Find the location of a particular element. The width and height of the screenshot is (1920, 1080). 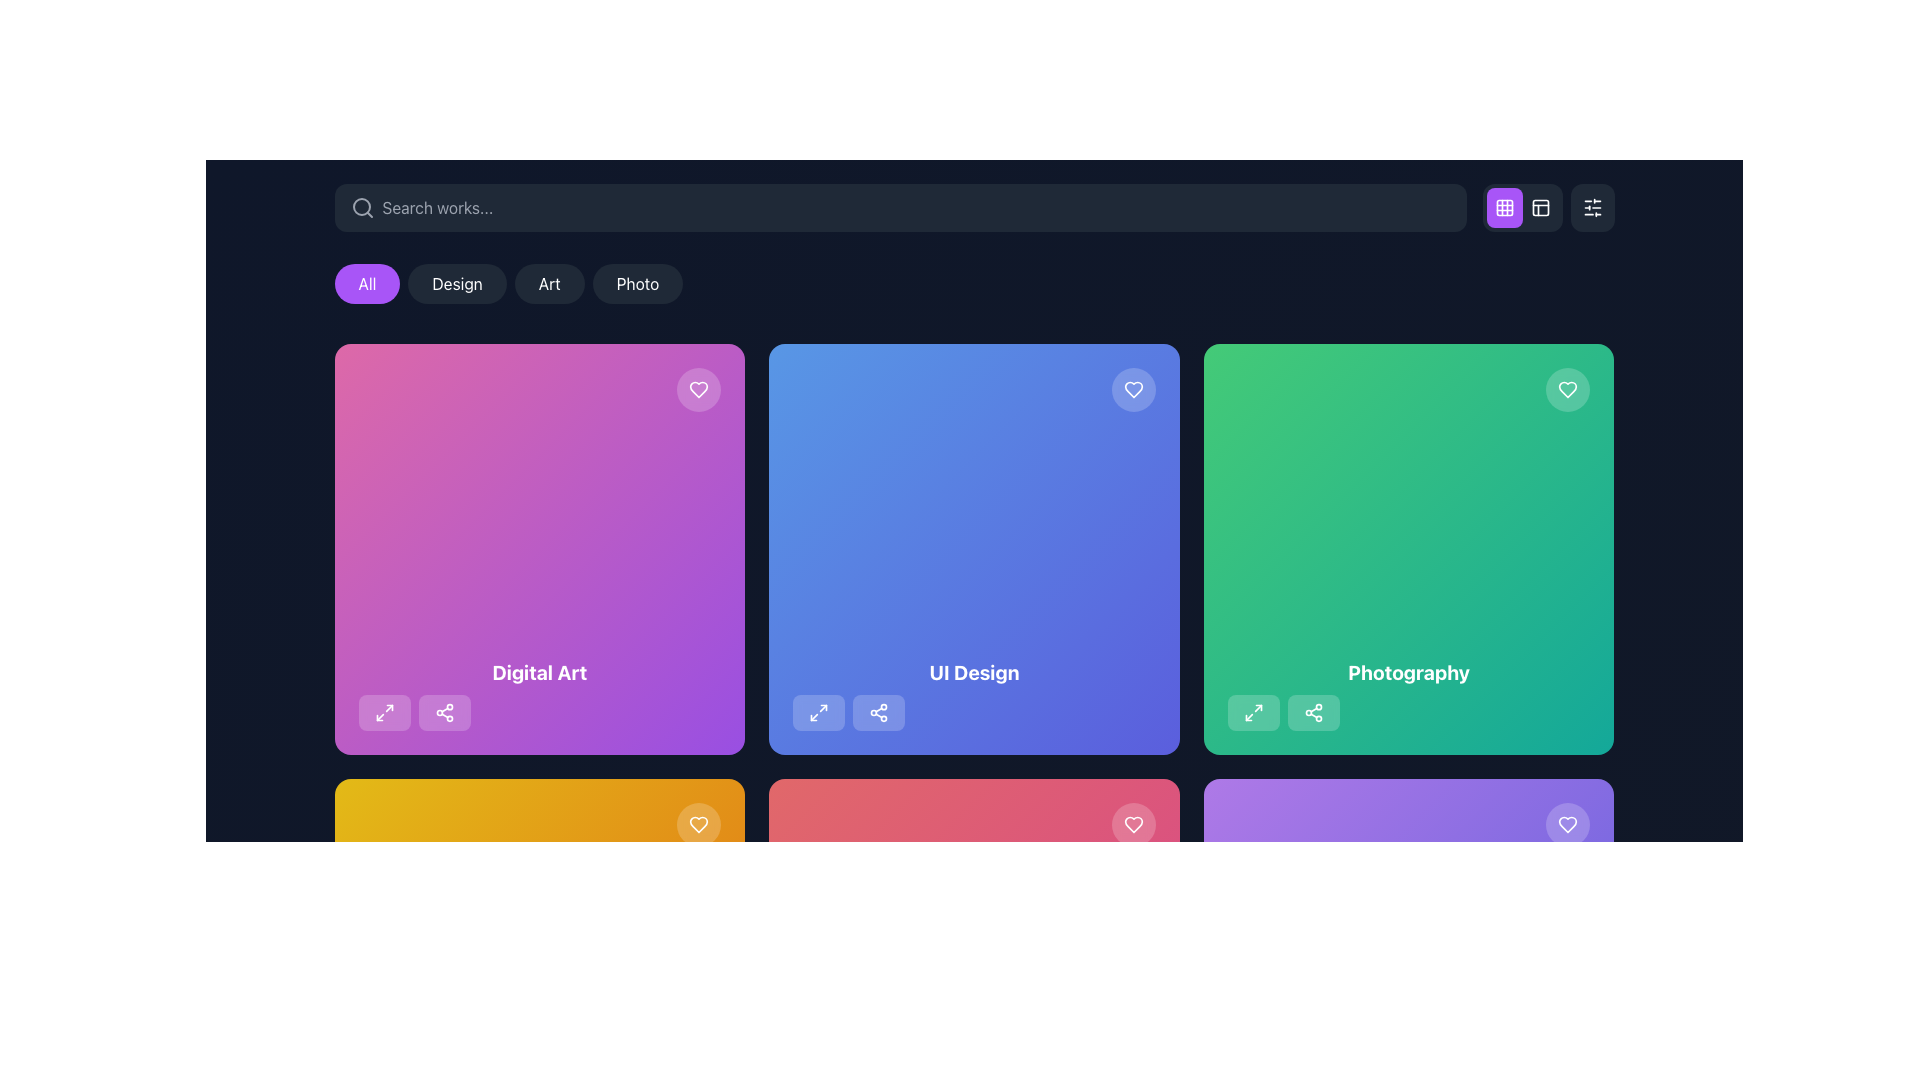

the grid layout toggle button located in the top-right area of the interface, which is the first button in its group is located at coordinates (1504, 208).